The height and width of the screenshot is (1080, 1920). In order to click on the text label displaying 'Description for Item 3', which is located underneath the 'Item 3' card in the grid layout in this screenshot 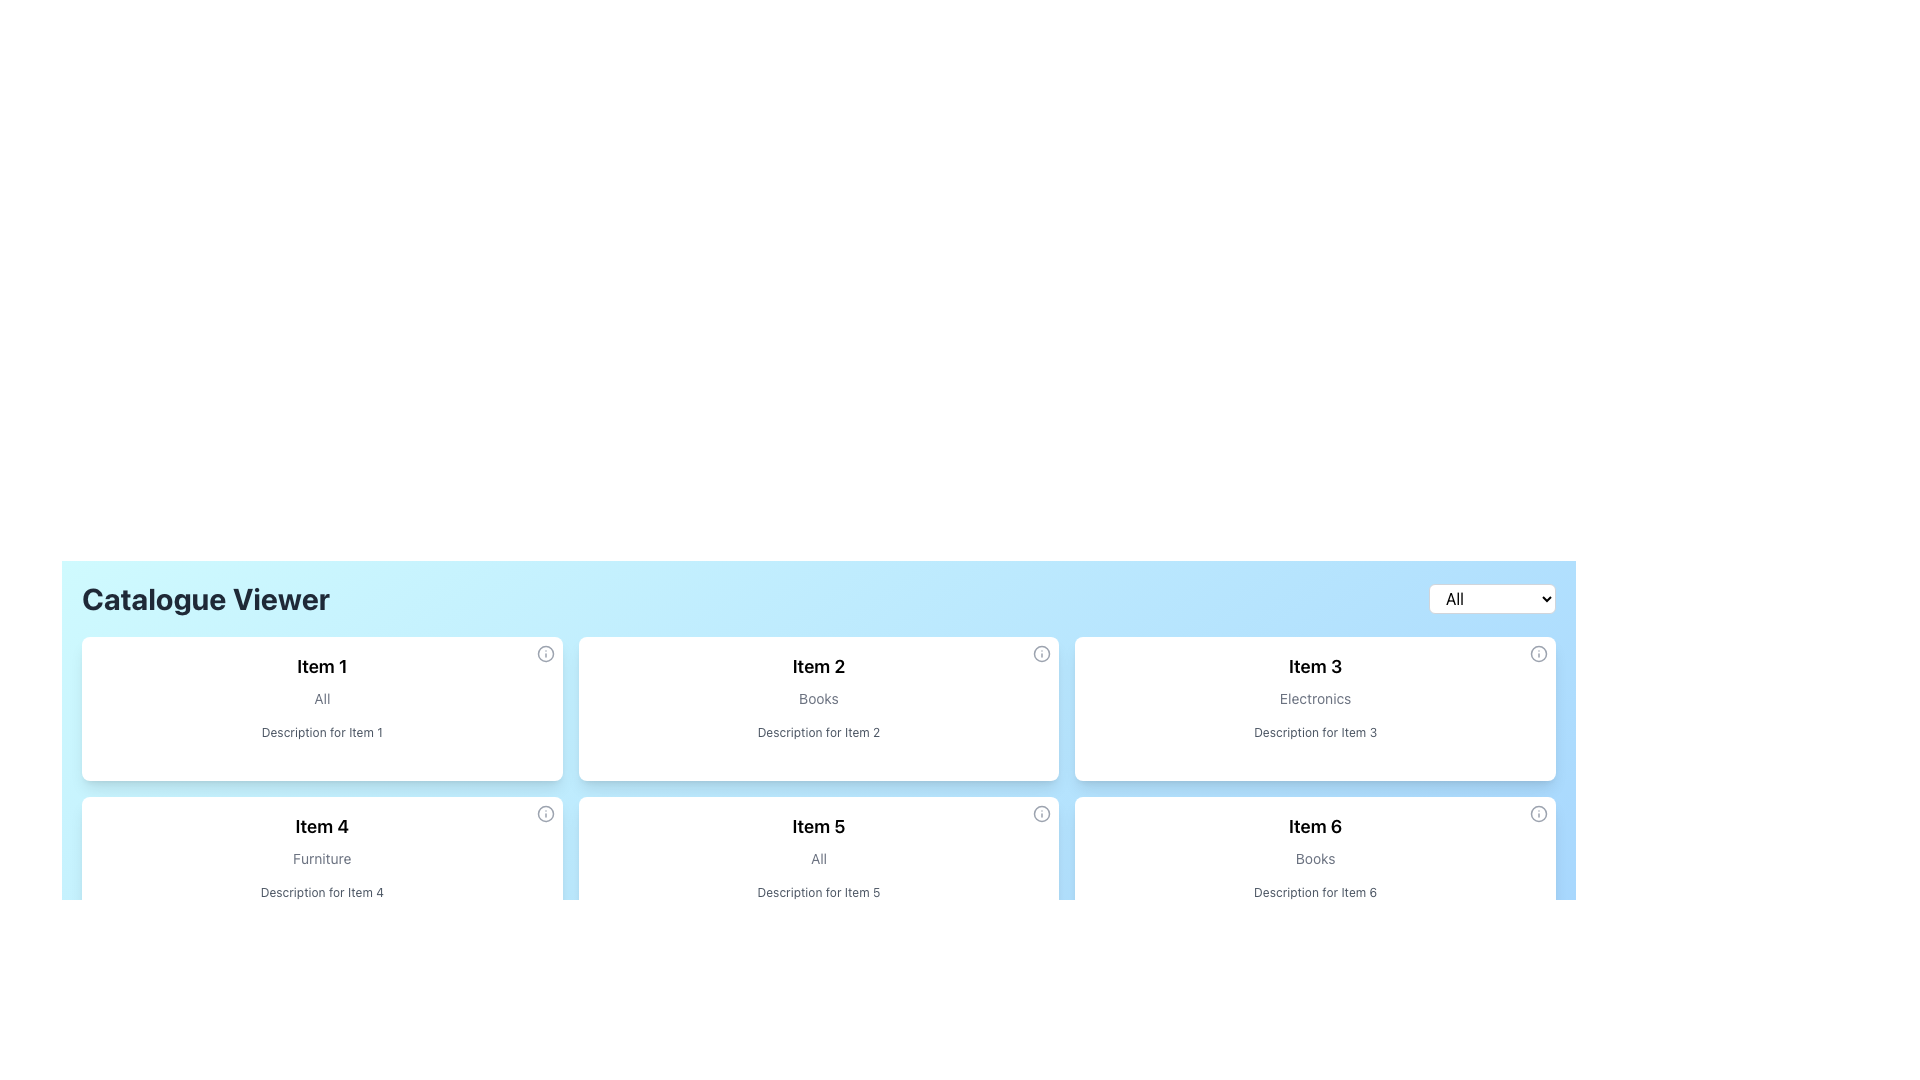, I will do `click(1315, 732)`.